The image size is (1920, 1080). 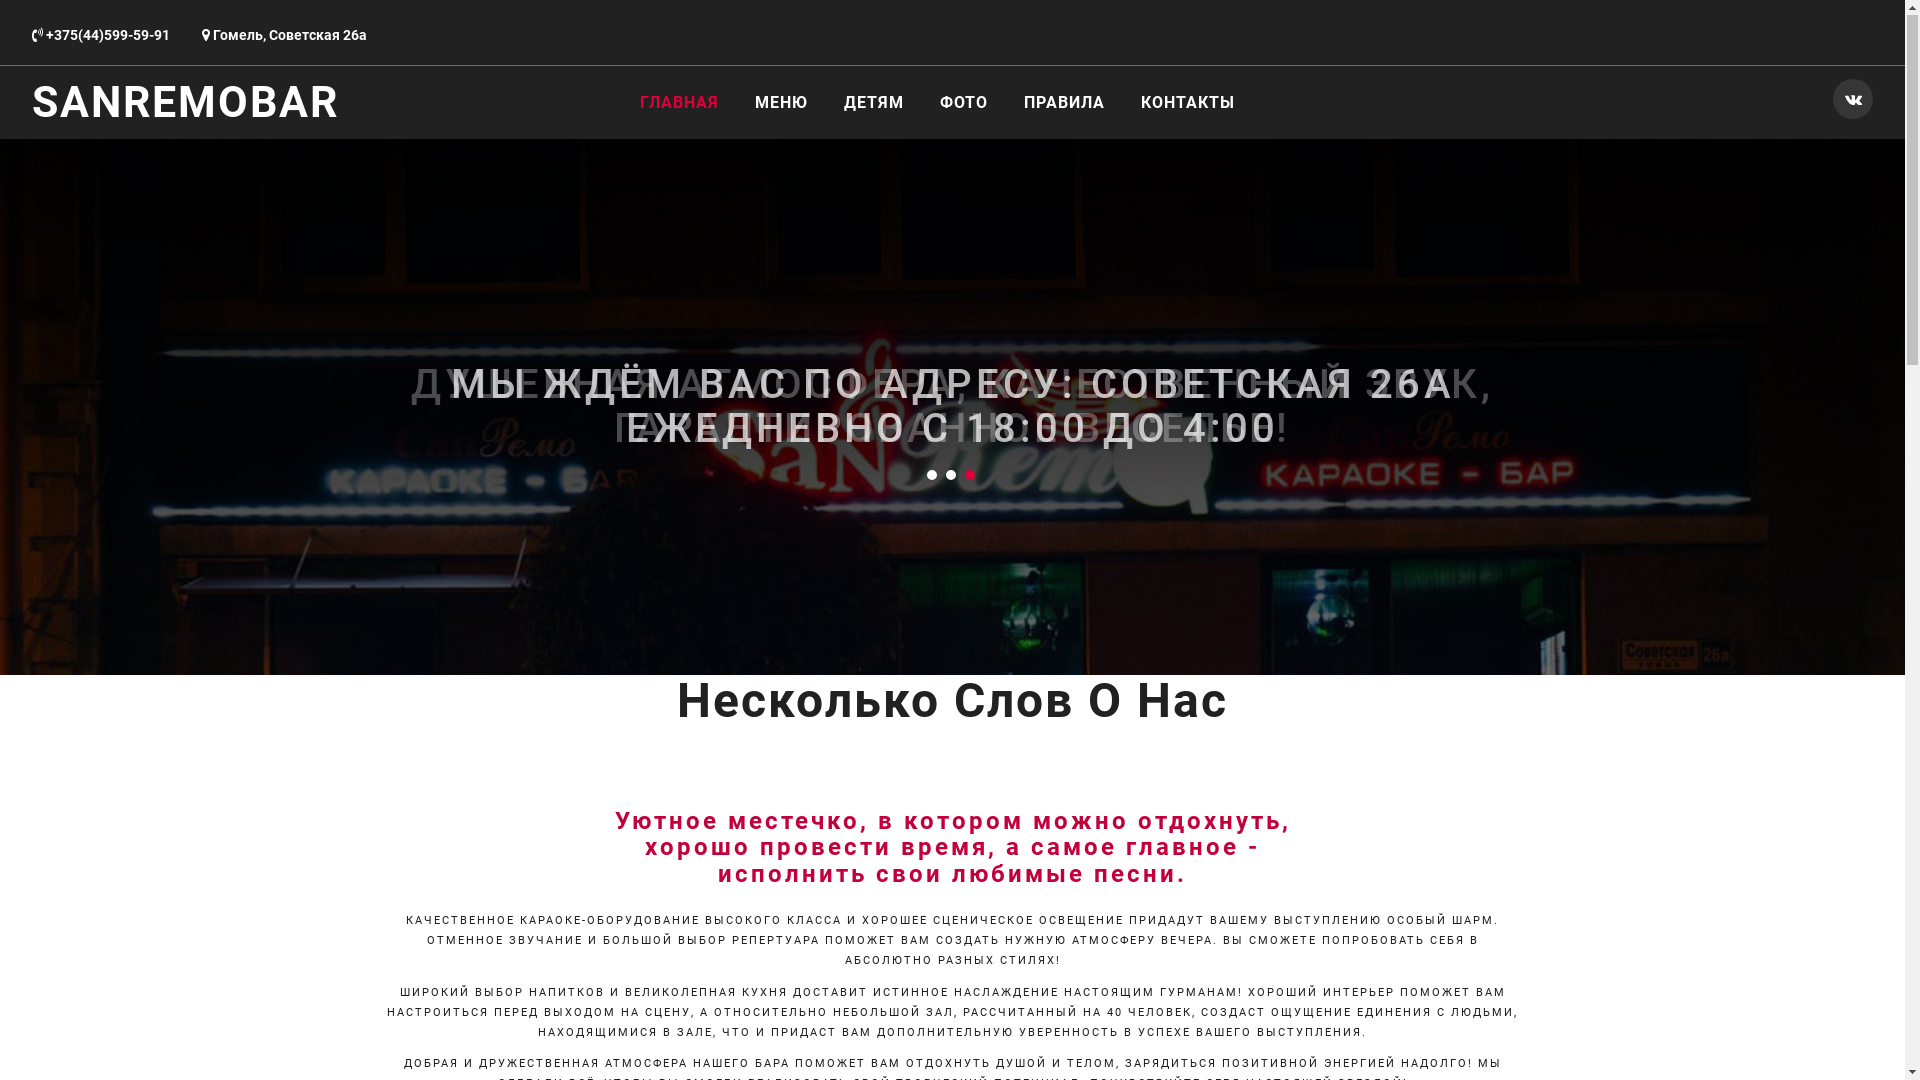 I want to click on 'SANREMOBAR', so click(x=185, y=103).